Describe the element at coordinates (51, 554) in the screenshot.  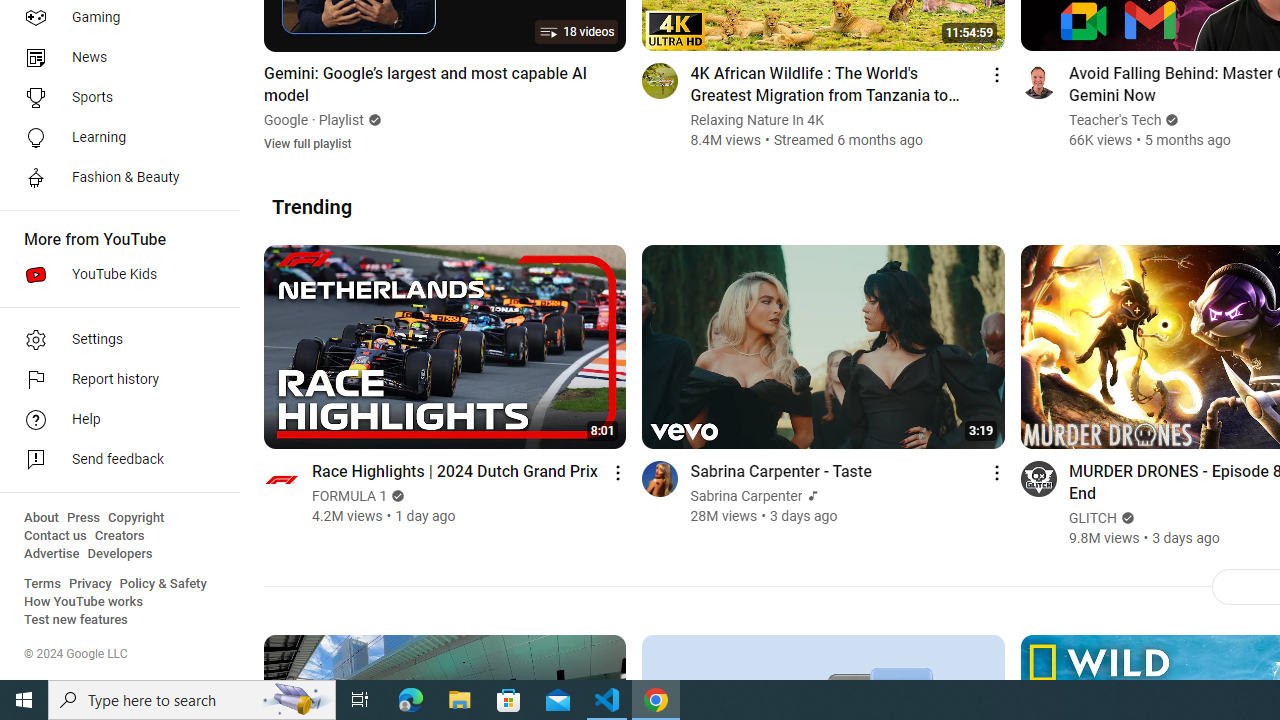
I see `'Advertise'` at that location.